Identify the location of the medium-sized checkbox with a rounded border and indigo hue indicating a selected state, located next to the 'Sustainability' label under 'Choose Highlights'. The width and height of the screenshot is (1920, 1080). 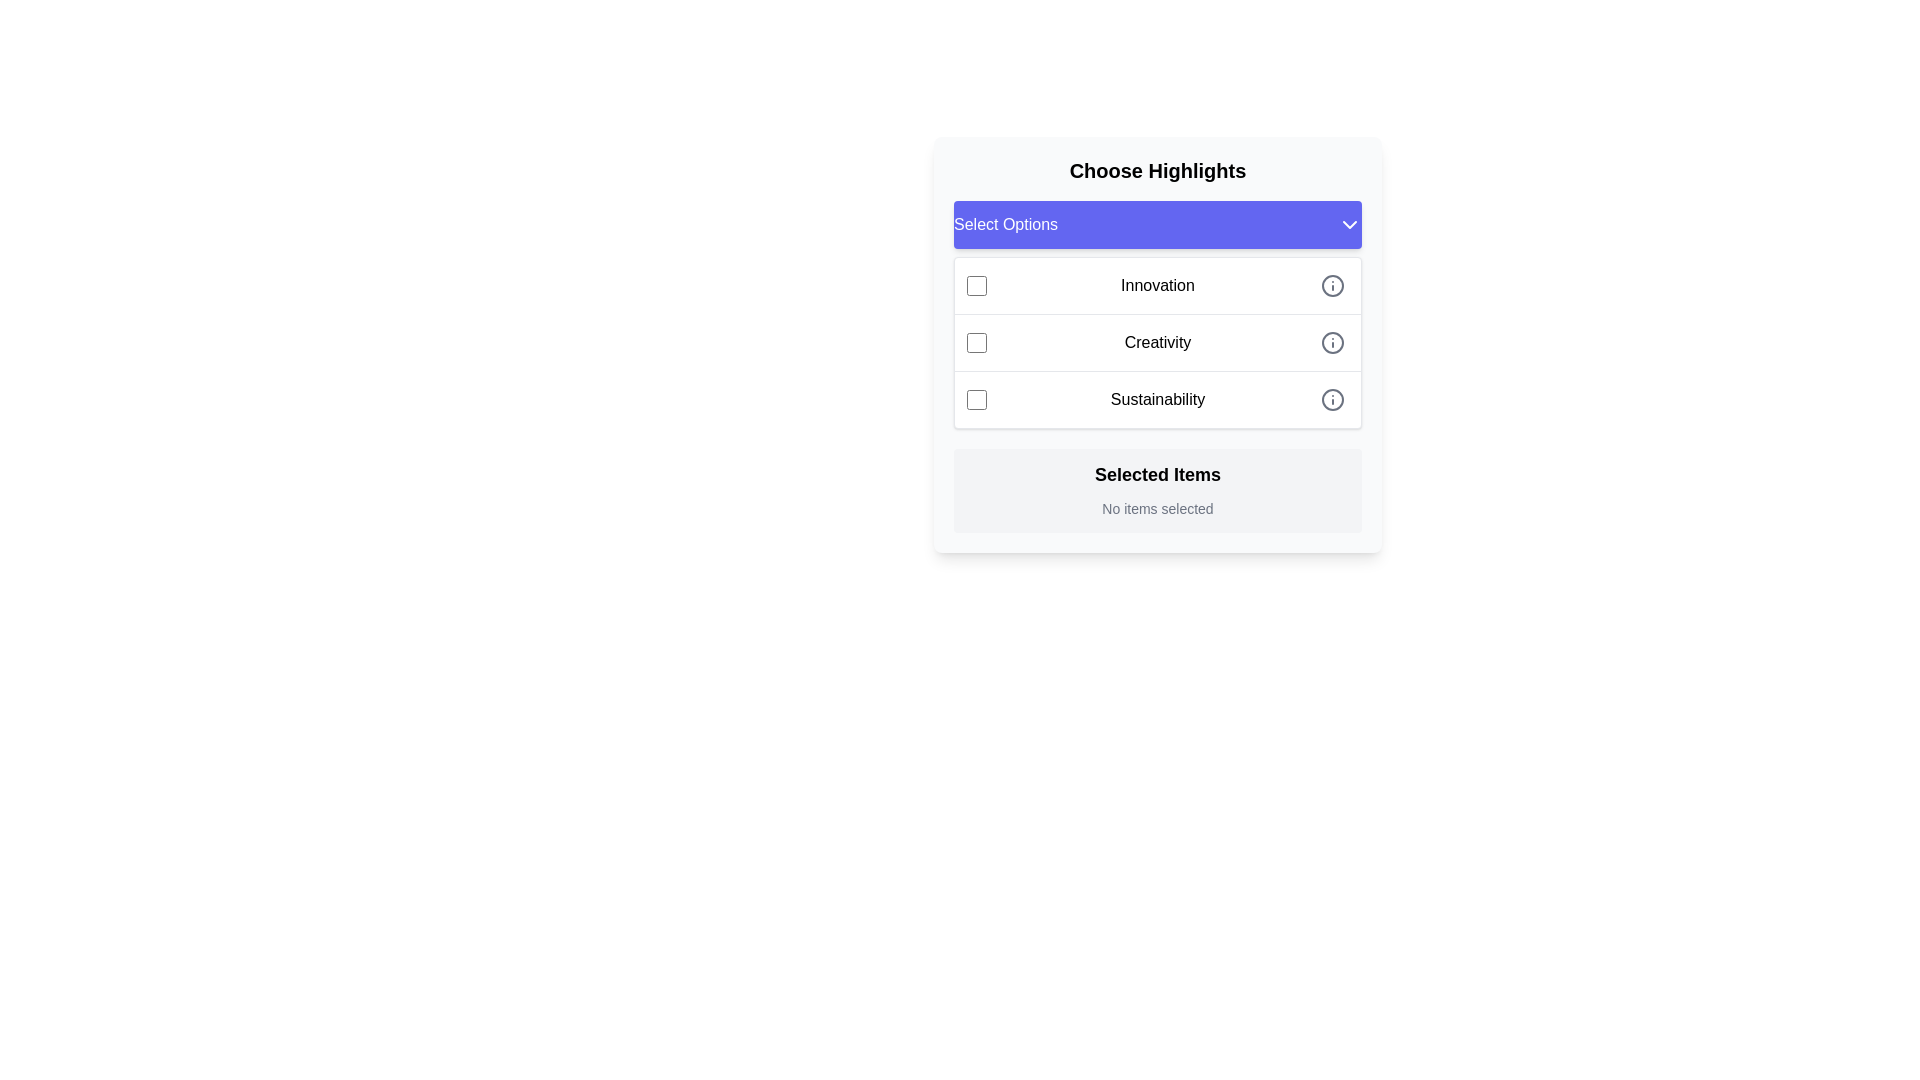
(977, 400).